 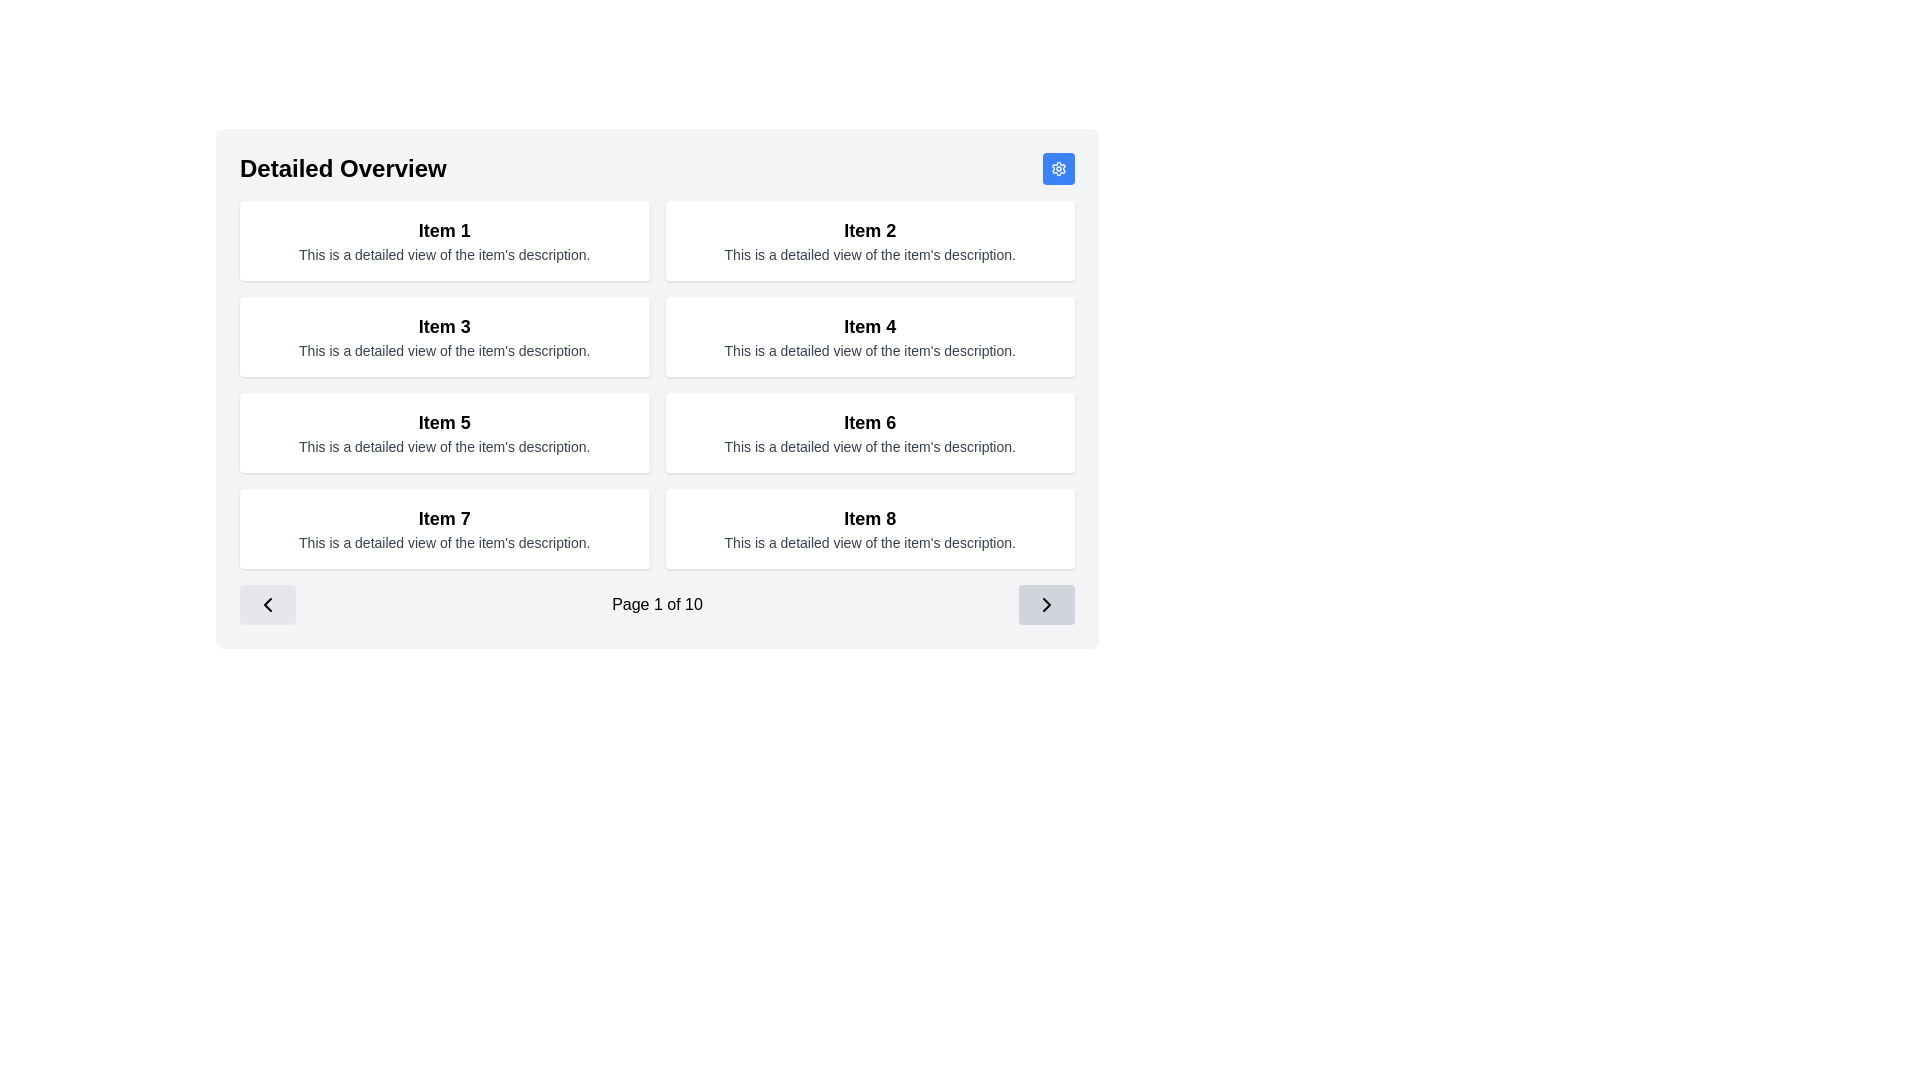 I want to click on the text label located in the second row of the grid layout, specifically in the left column, which serves as a concise identifier for its associated content, so click(x=870, y=326).